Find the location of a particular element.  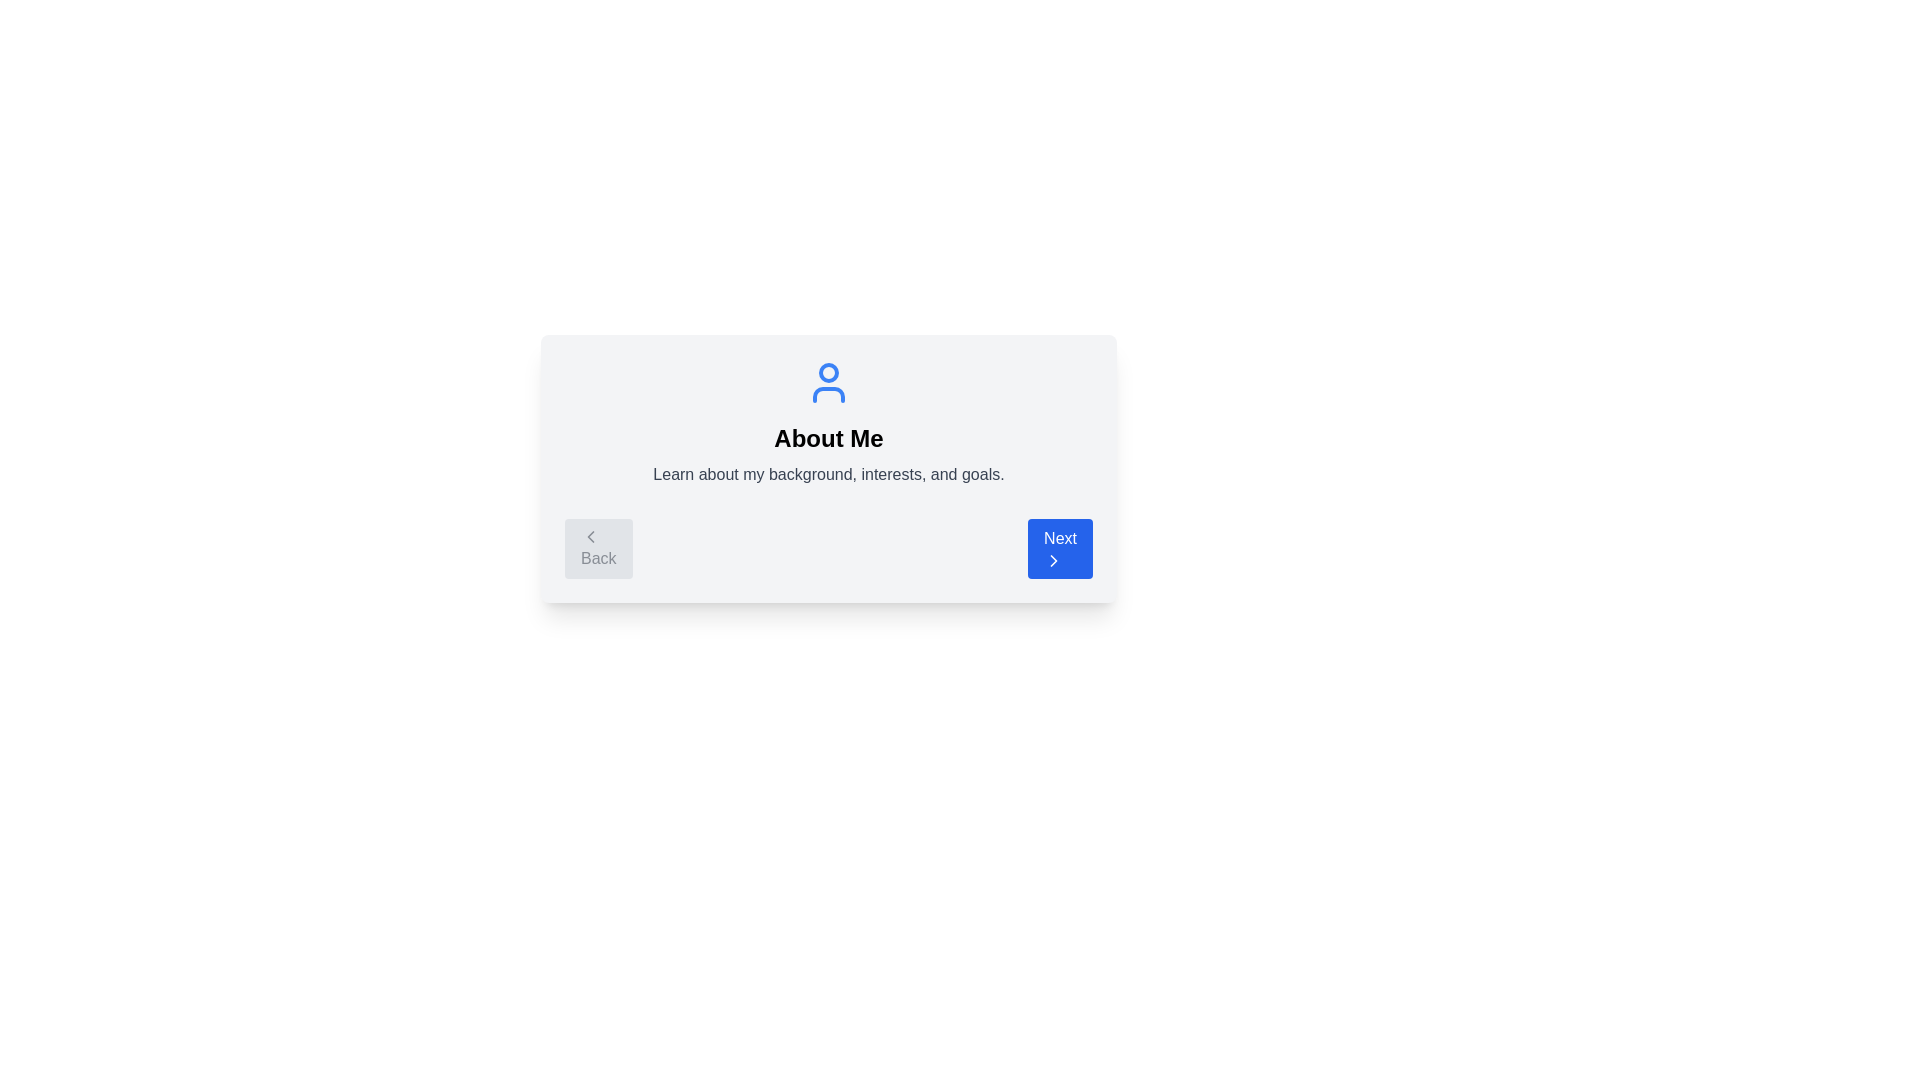

the small left-facing chevron icon, which is part of the 'Back' button located at the bottom-left corner of the visible card is located at coordinates (589, 535).